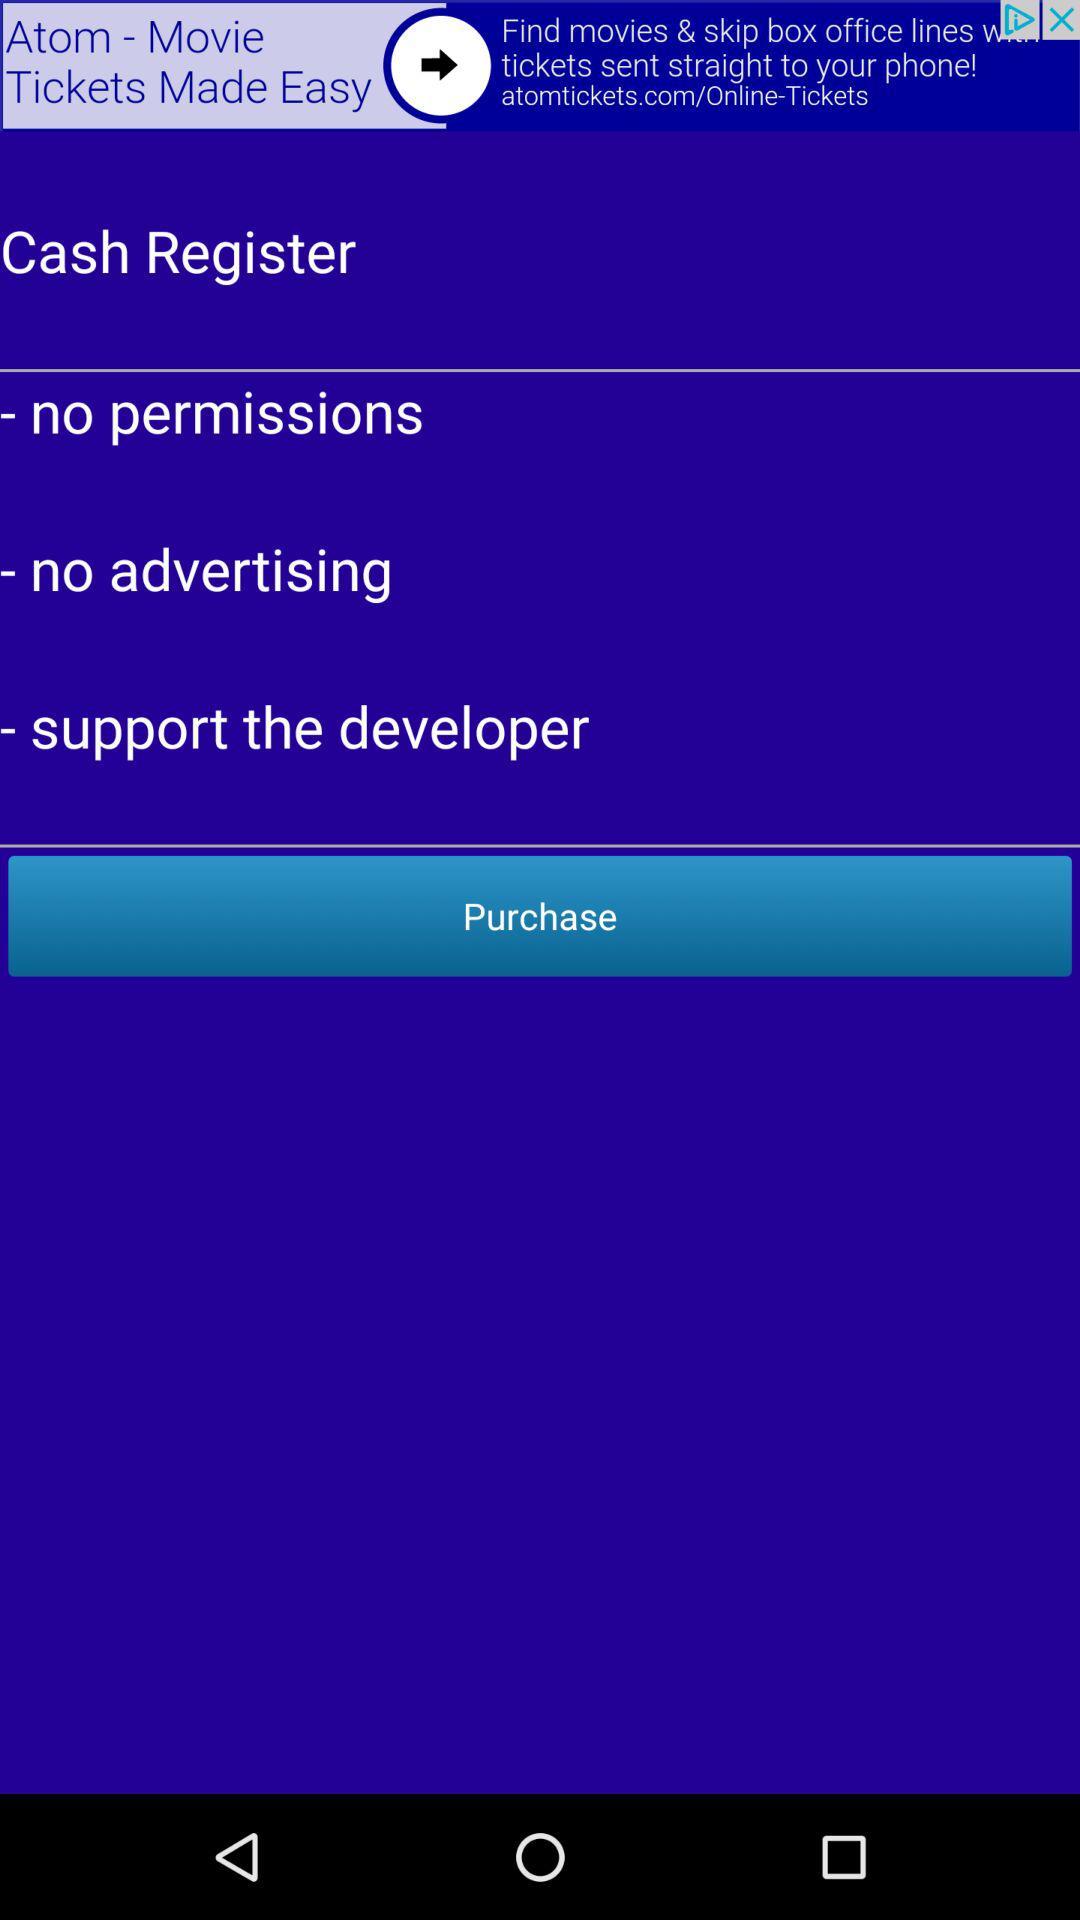  What do you see at coordinates (540, 65) in the screenshot?
I see `back` at bounding box center [540, 65].